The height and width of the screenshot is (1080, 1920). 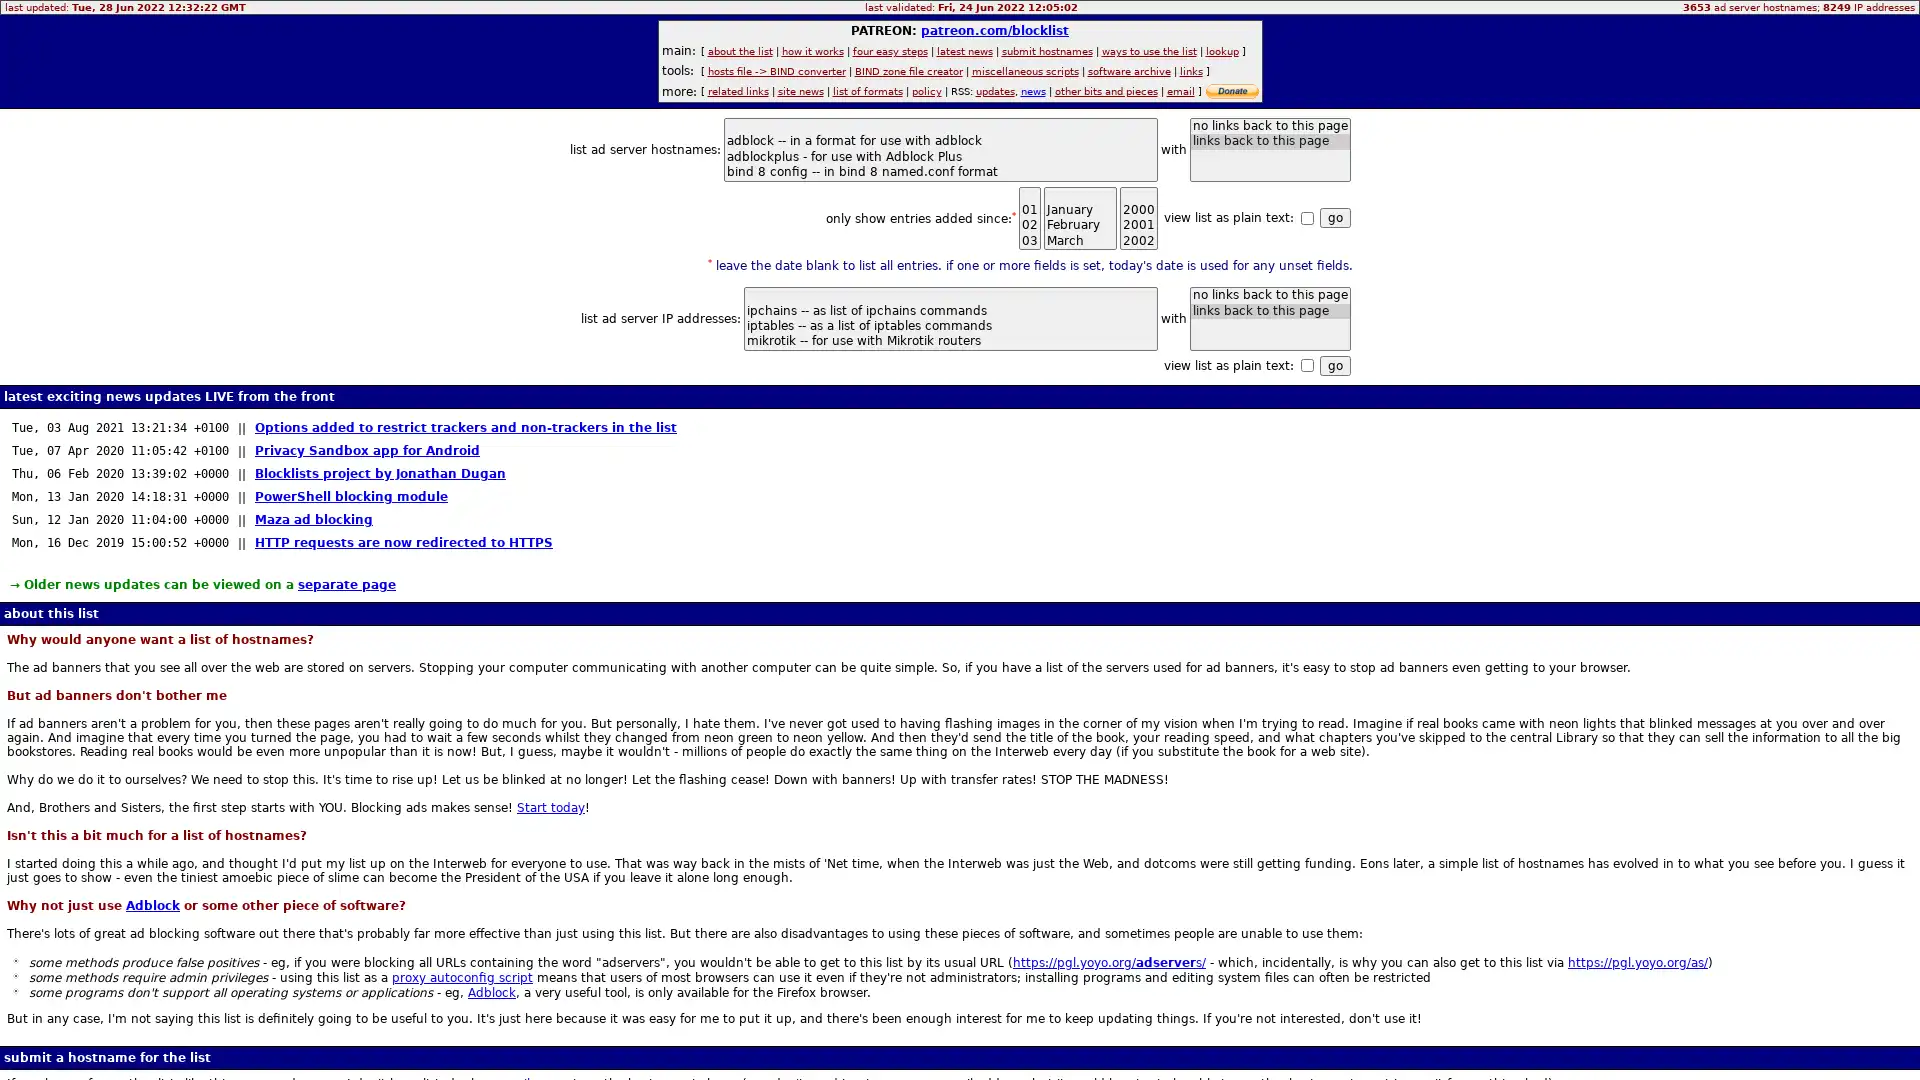 I want to click on go, so click(x=1334, y=365).